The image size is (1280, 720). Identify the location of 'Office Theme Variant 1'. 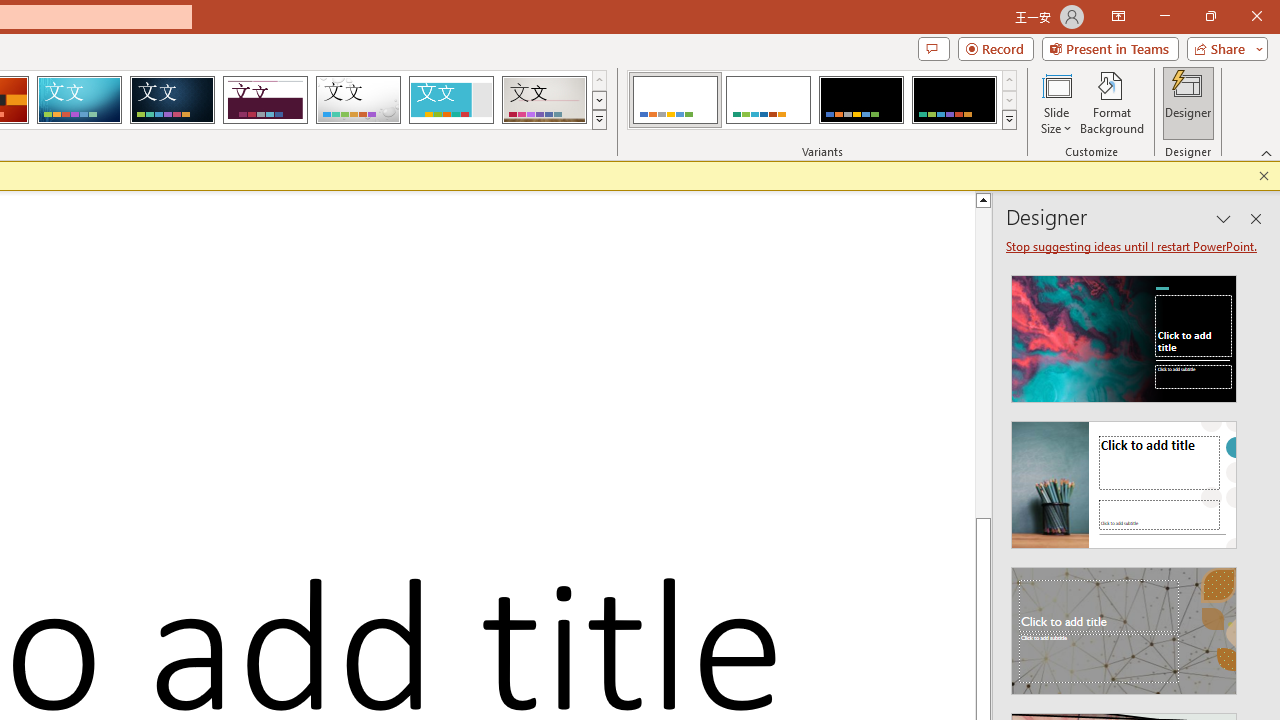
(675, 100).